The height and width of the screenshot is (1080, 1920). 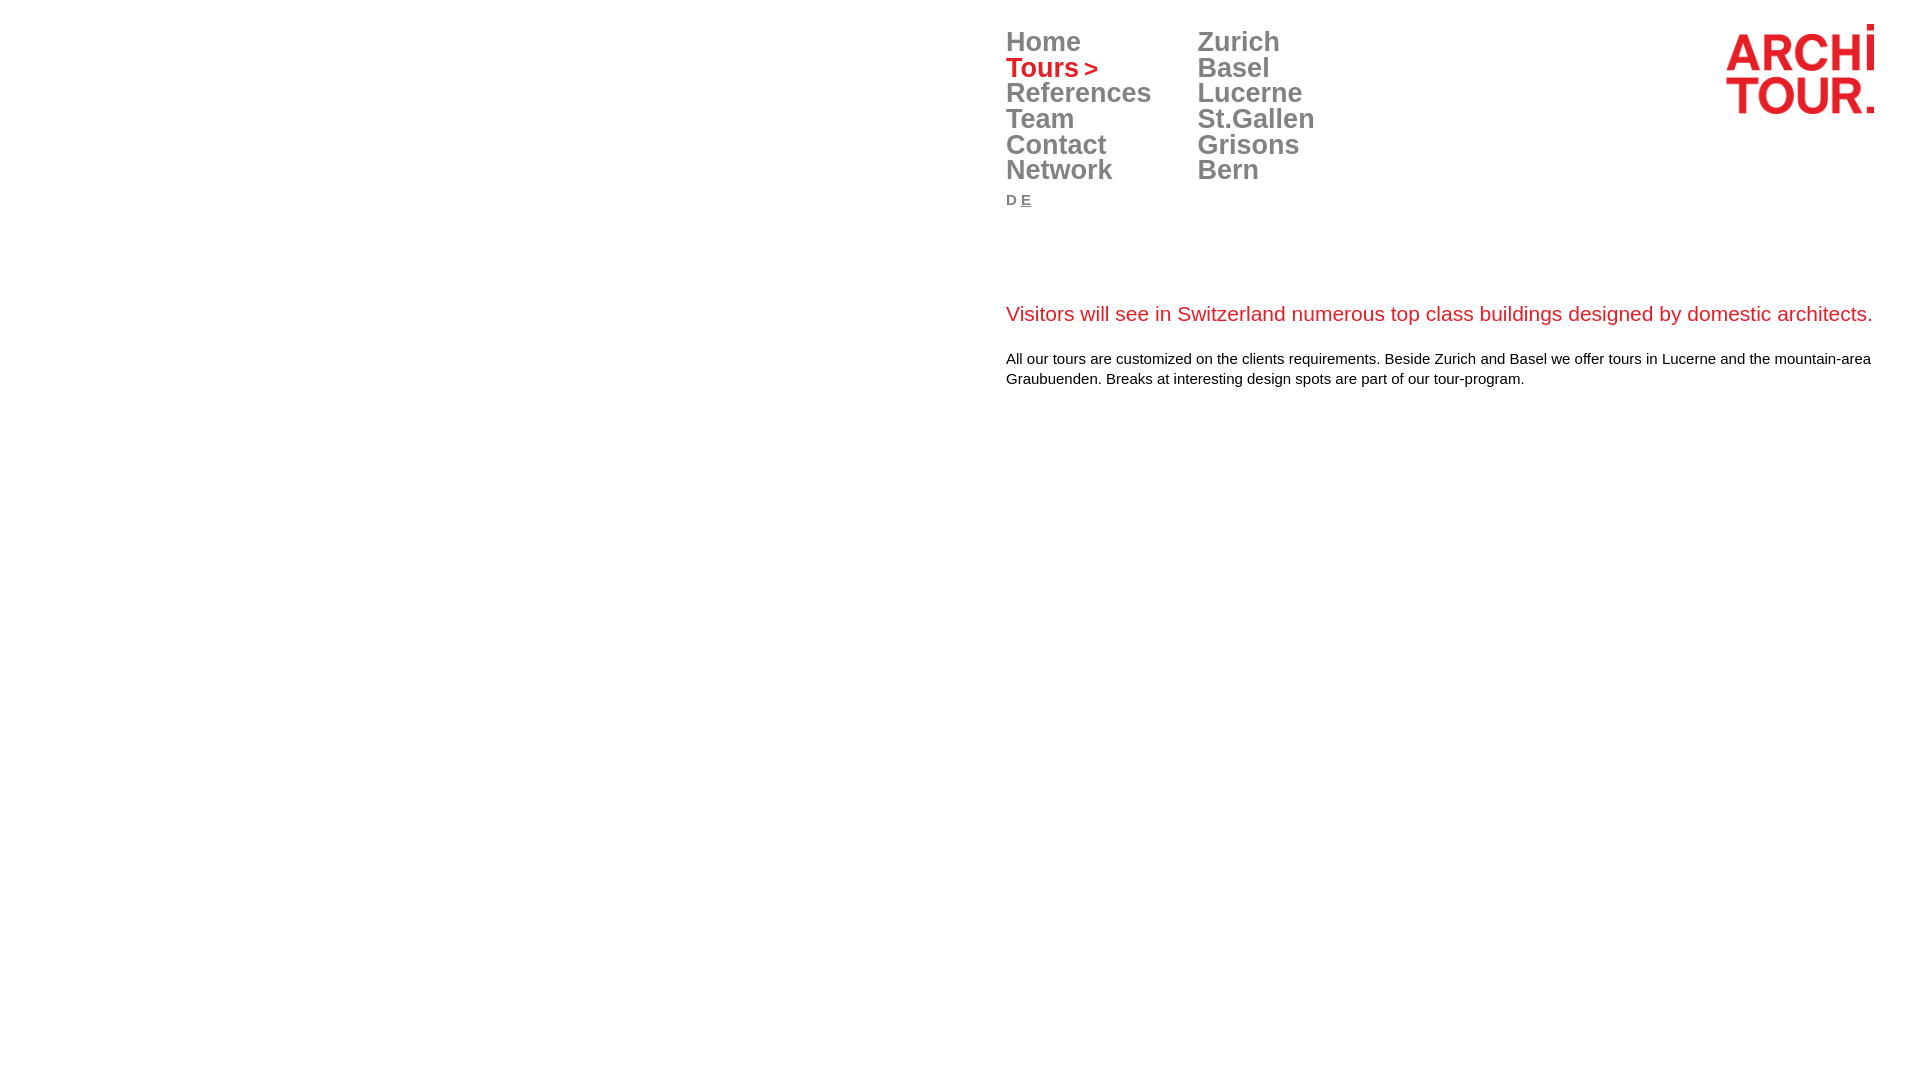 I want to click on 'References', so click(x=1078, y=92).